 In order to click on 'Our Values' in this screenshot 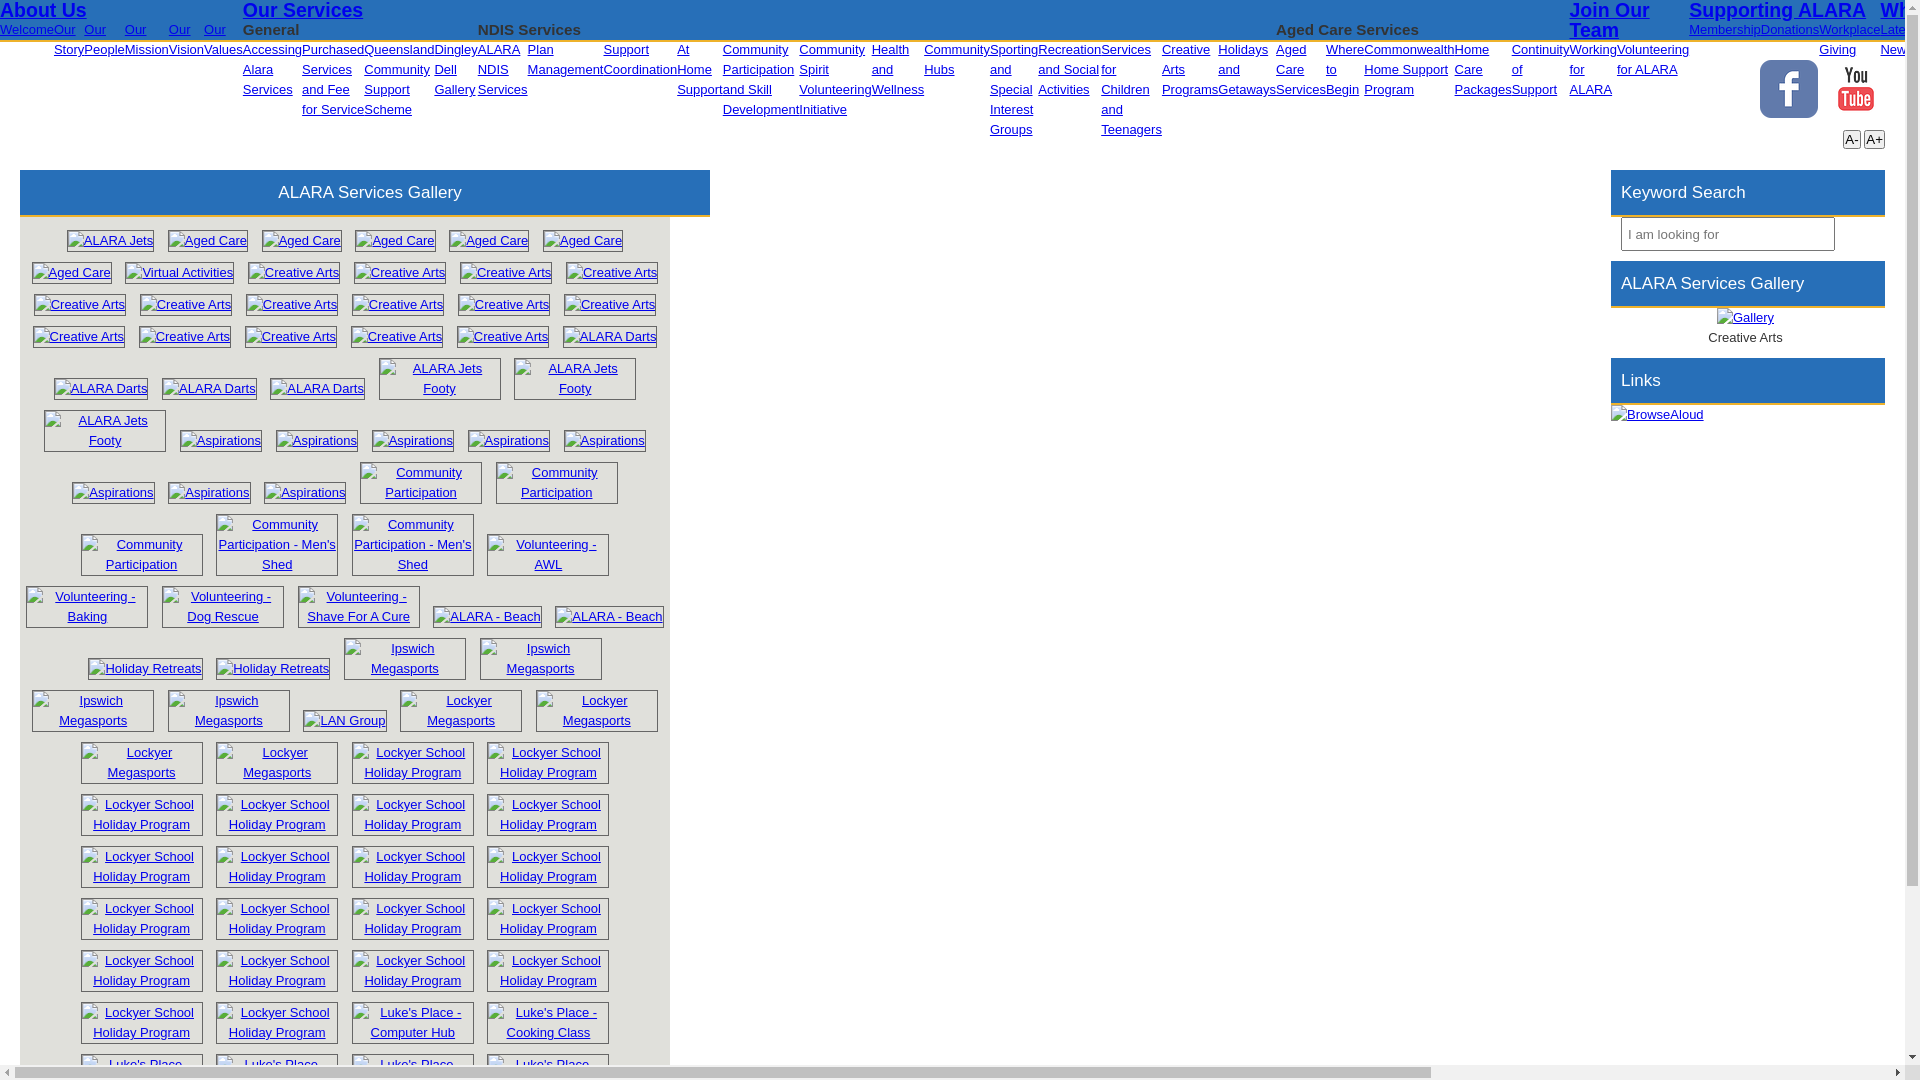, I will do `click(223, 39)`.